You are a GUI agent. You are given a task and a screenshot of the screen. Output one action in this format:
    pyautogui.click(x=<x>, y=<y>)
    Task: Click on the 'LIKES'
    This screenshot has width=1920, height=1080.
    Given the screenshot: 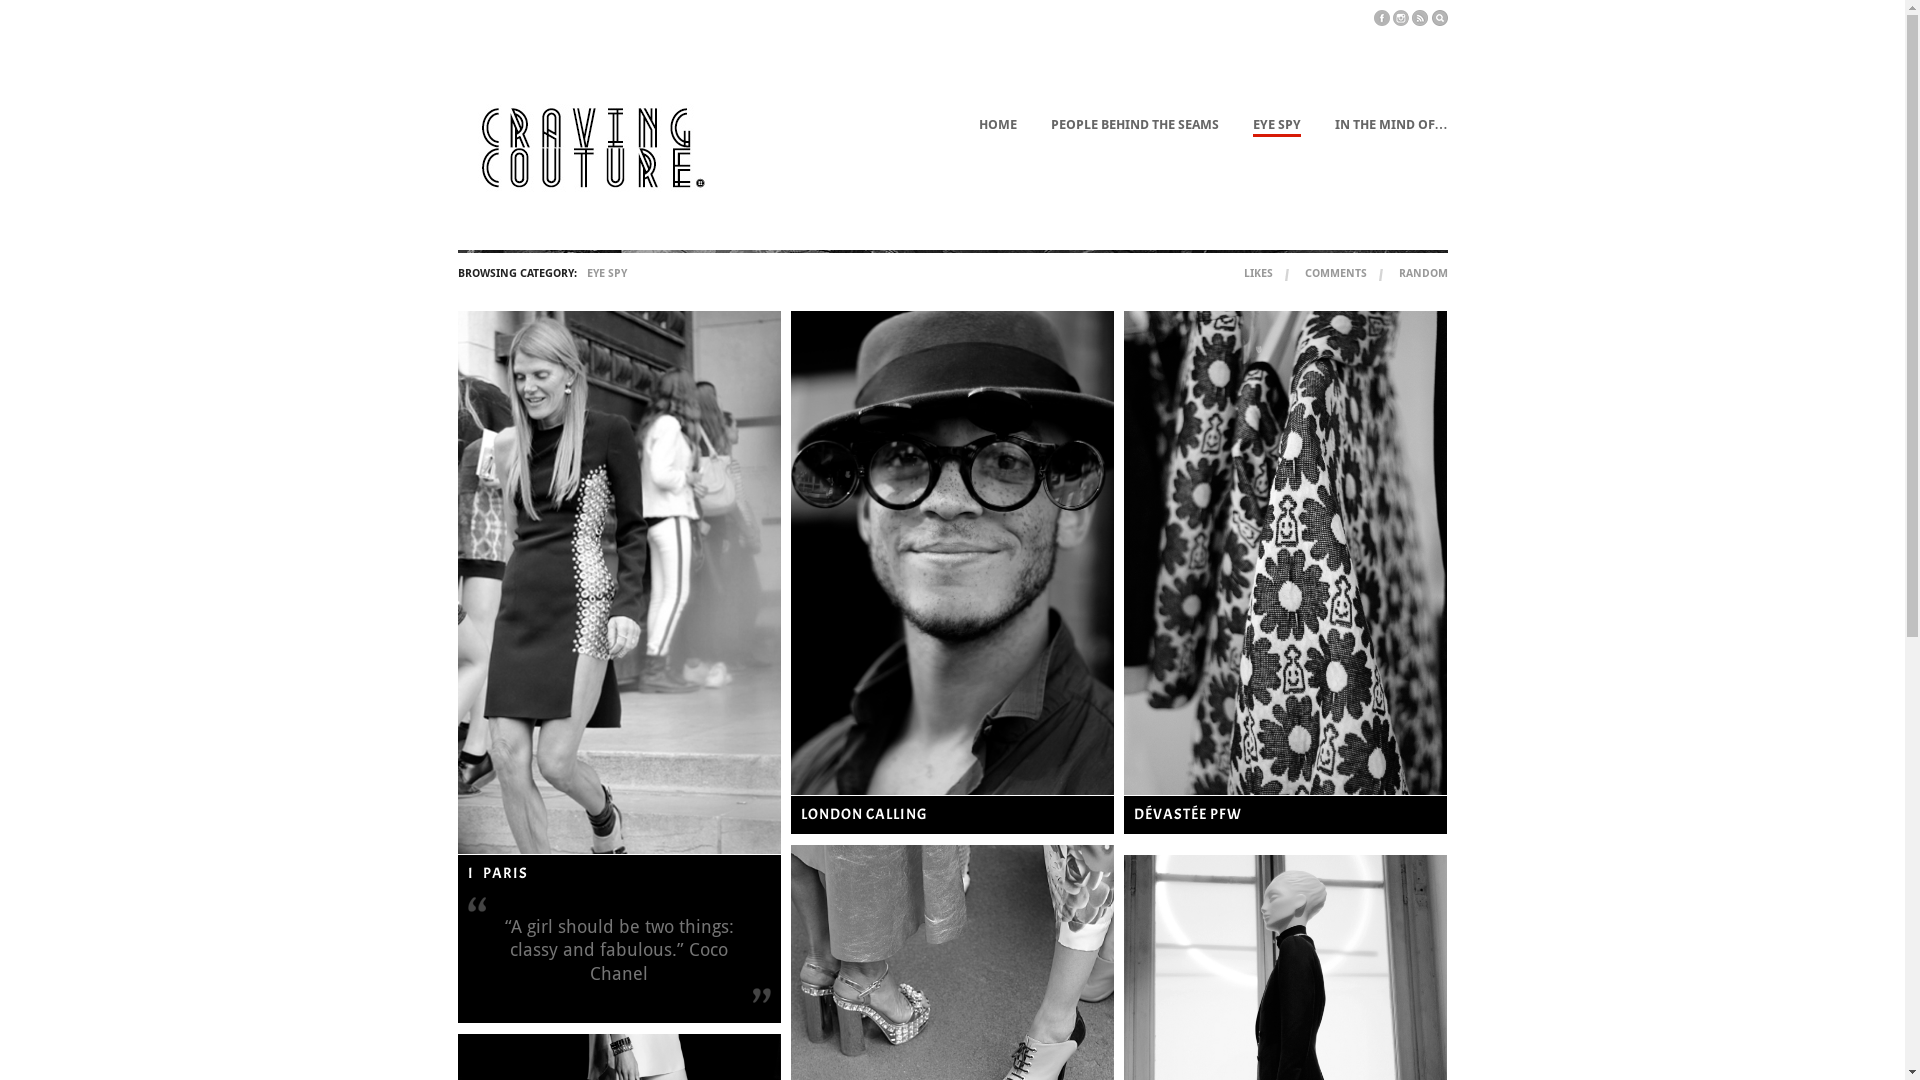 What is the action you would take?
    pyautogui.click(x=1257, y=273)
    